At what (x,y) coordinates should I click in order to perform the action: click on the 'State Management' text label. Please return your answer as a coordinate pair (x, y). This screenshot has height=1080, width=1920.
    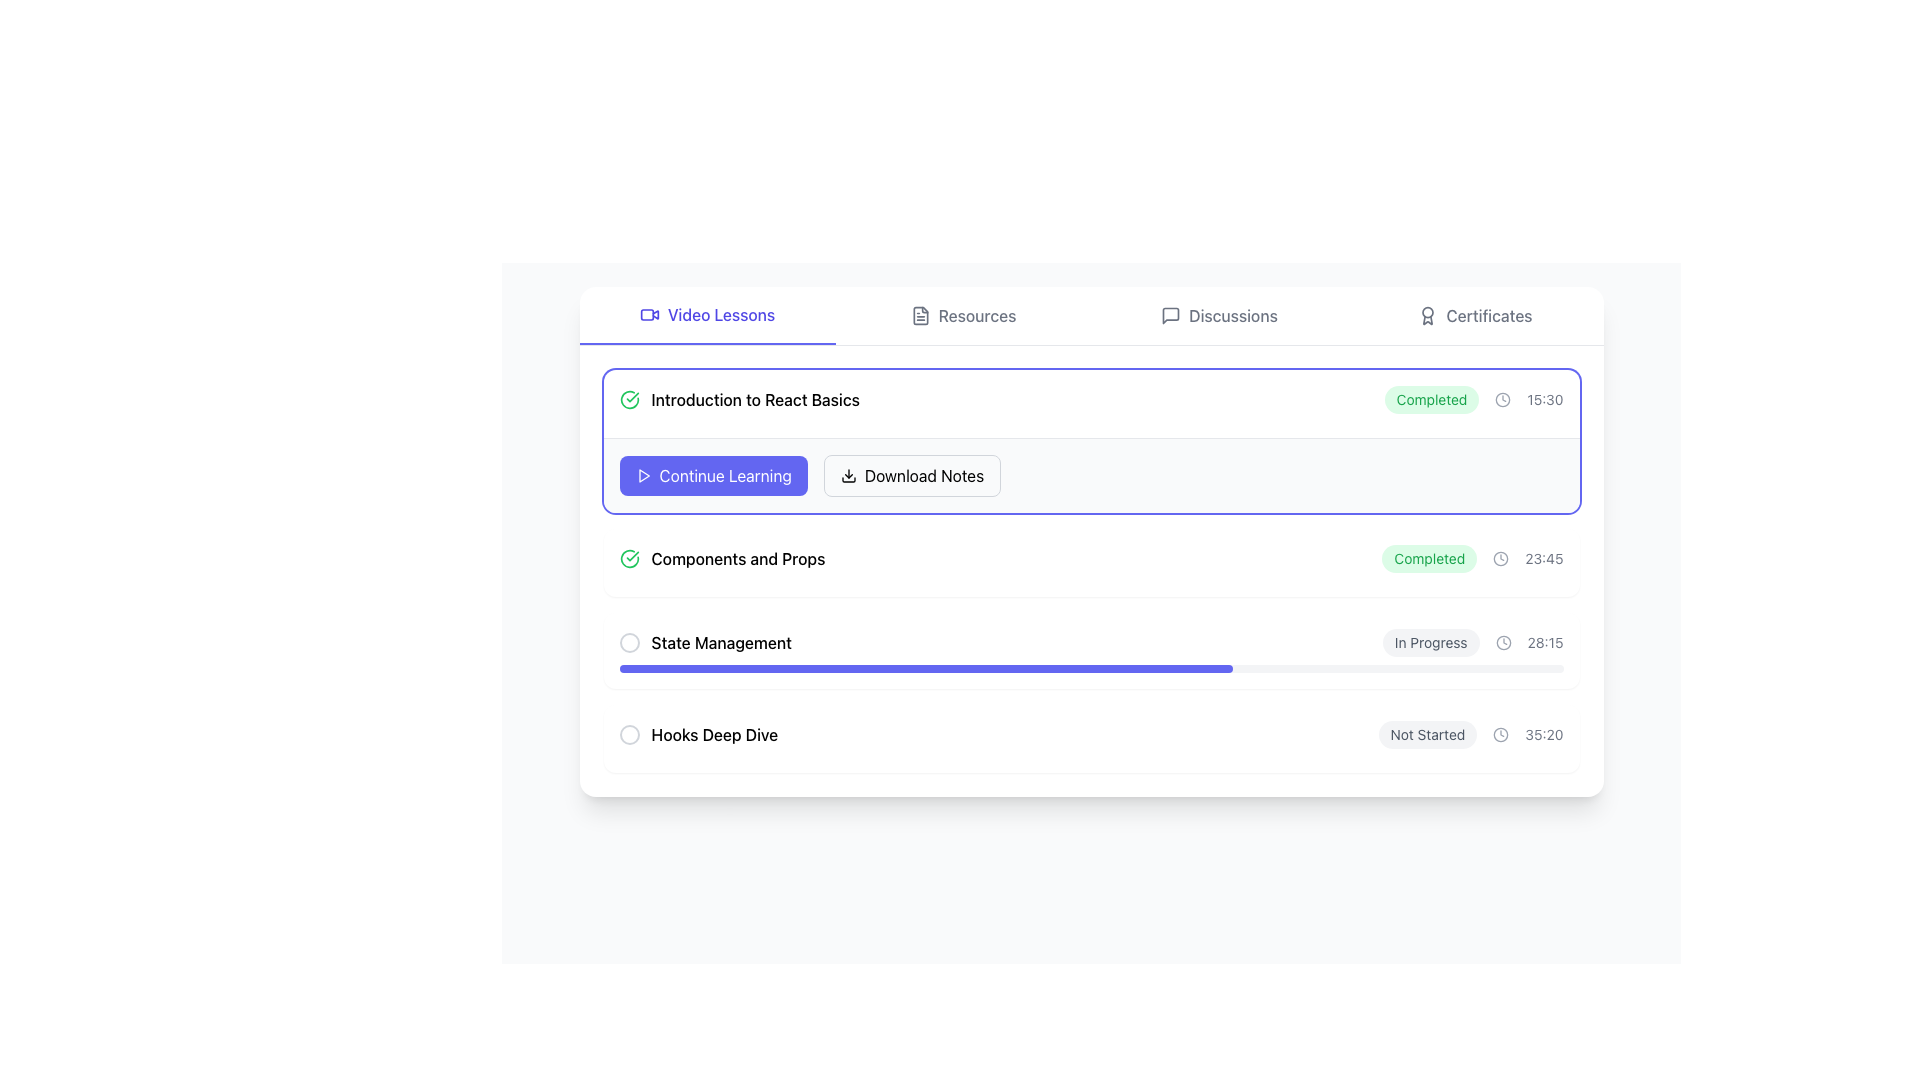
    Looking at the image, I should click on (705, 643).